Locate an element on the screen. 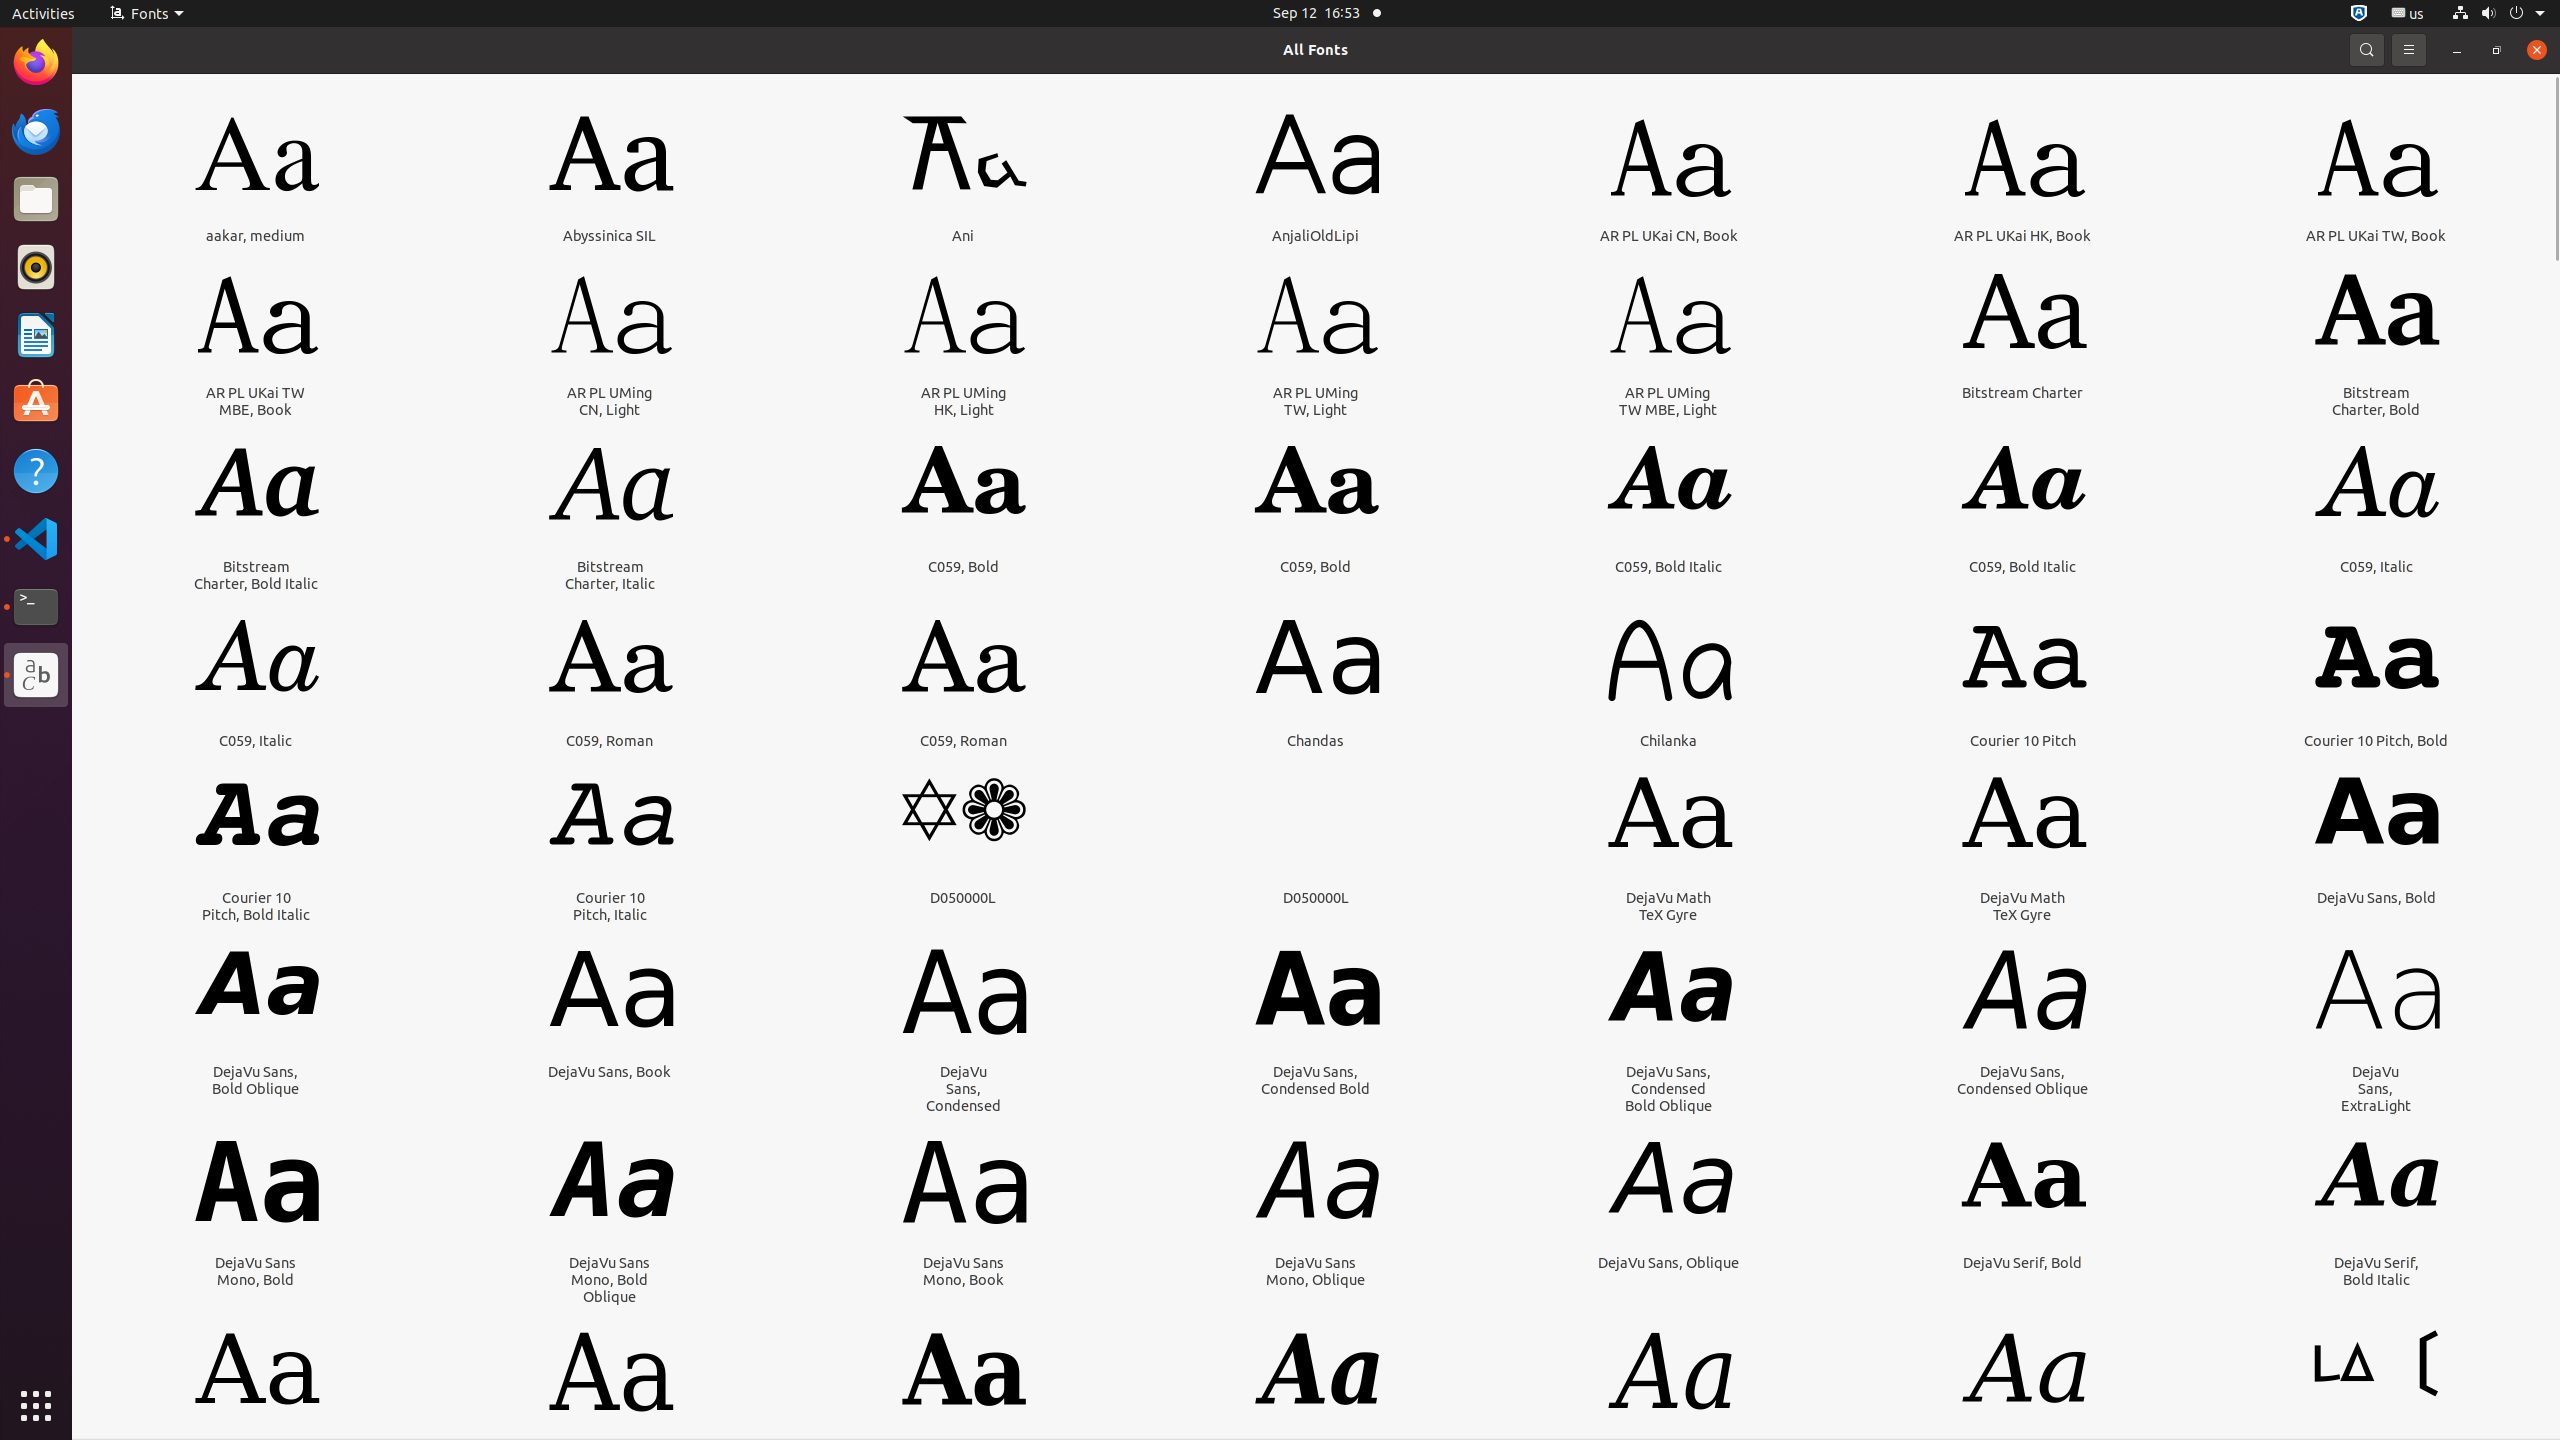 This screenshot has height=1440, width=2560. 'DejaVu Sans, Condensed Bold' is located at coordinates (1314, 1080).